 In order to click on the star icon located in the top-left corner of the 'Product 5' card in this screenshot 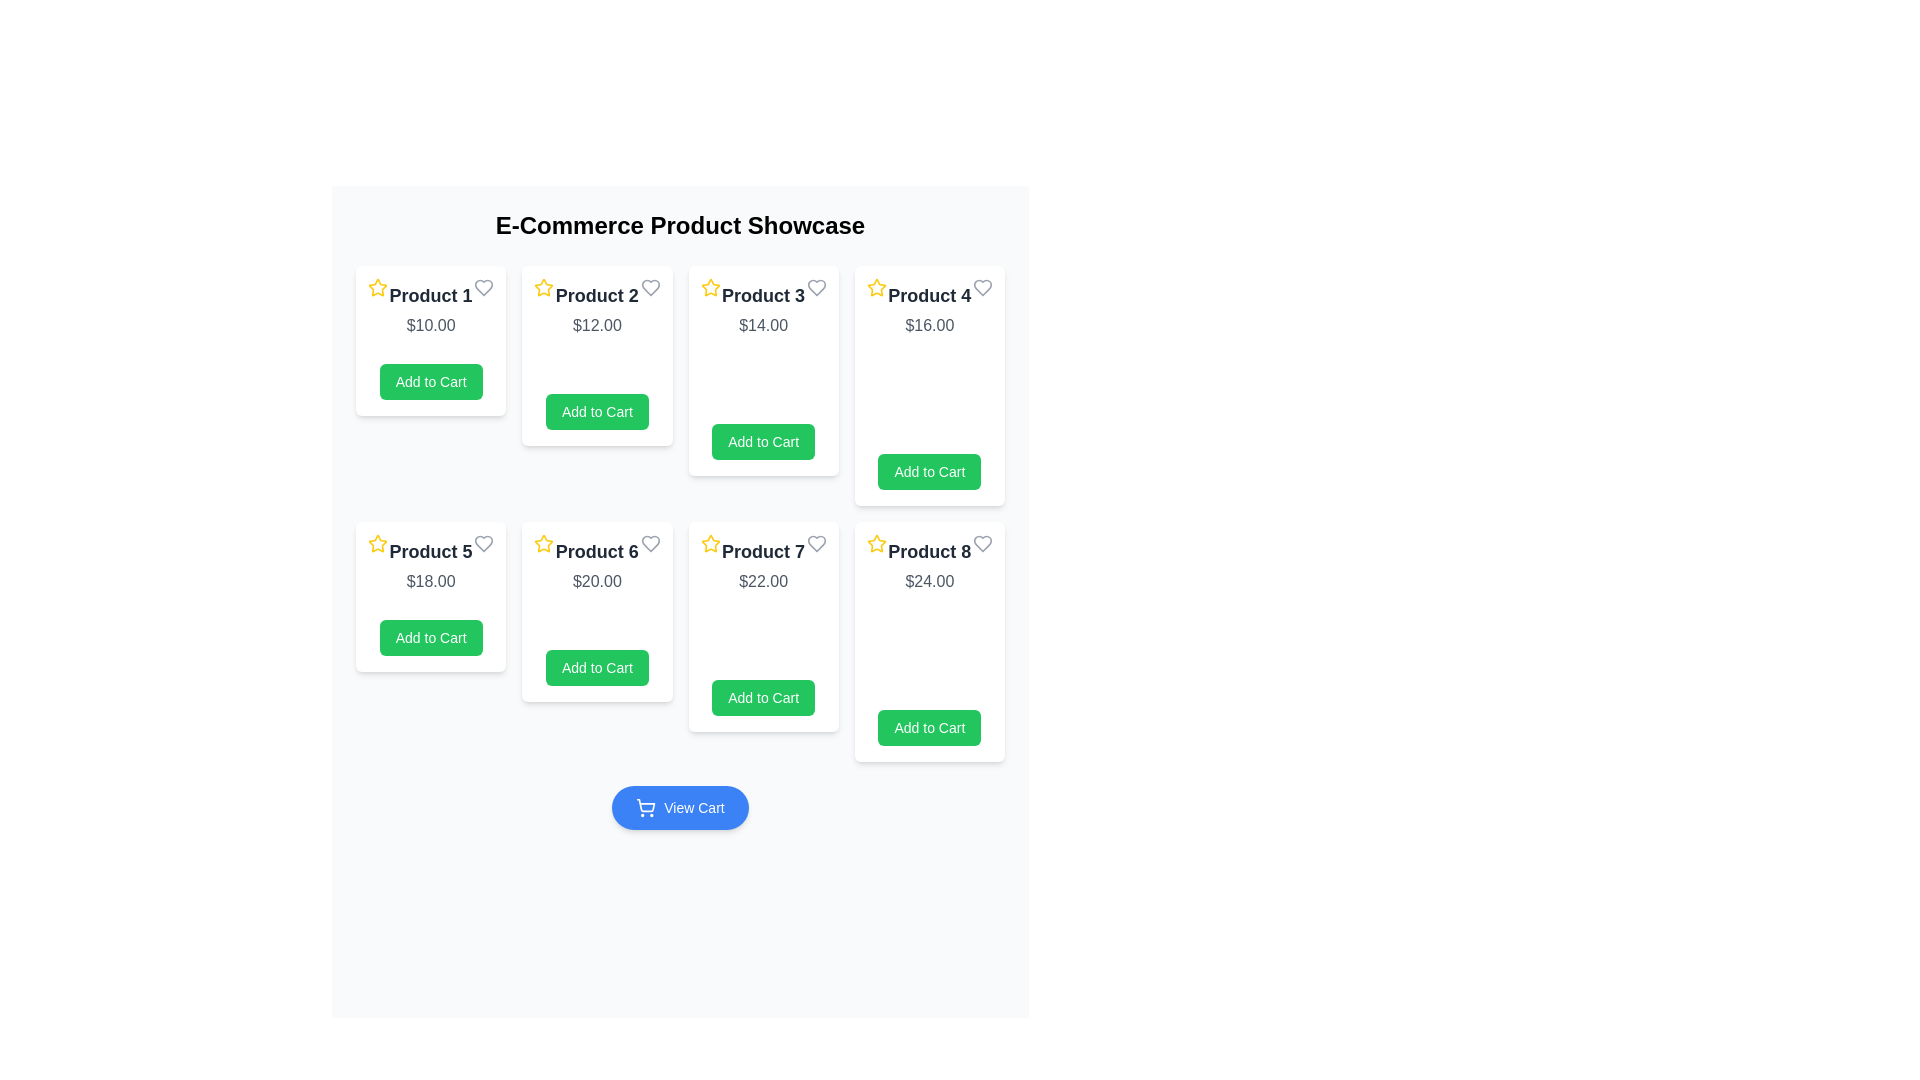, I will do `click(378, 543)`.